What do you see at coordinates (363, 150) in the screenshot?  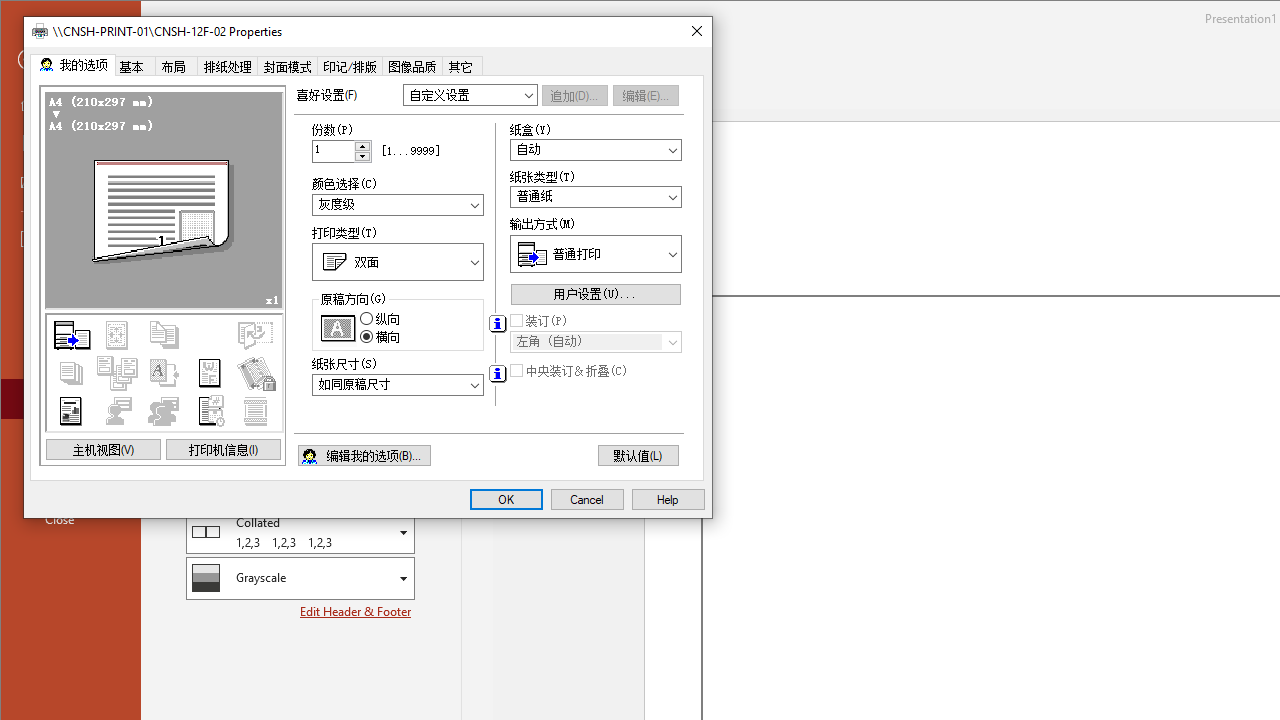 I see `'AutomationID: 1012'` at bounding box center [363, 150].